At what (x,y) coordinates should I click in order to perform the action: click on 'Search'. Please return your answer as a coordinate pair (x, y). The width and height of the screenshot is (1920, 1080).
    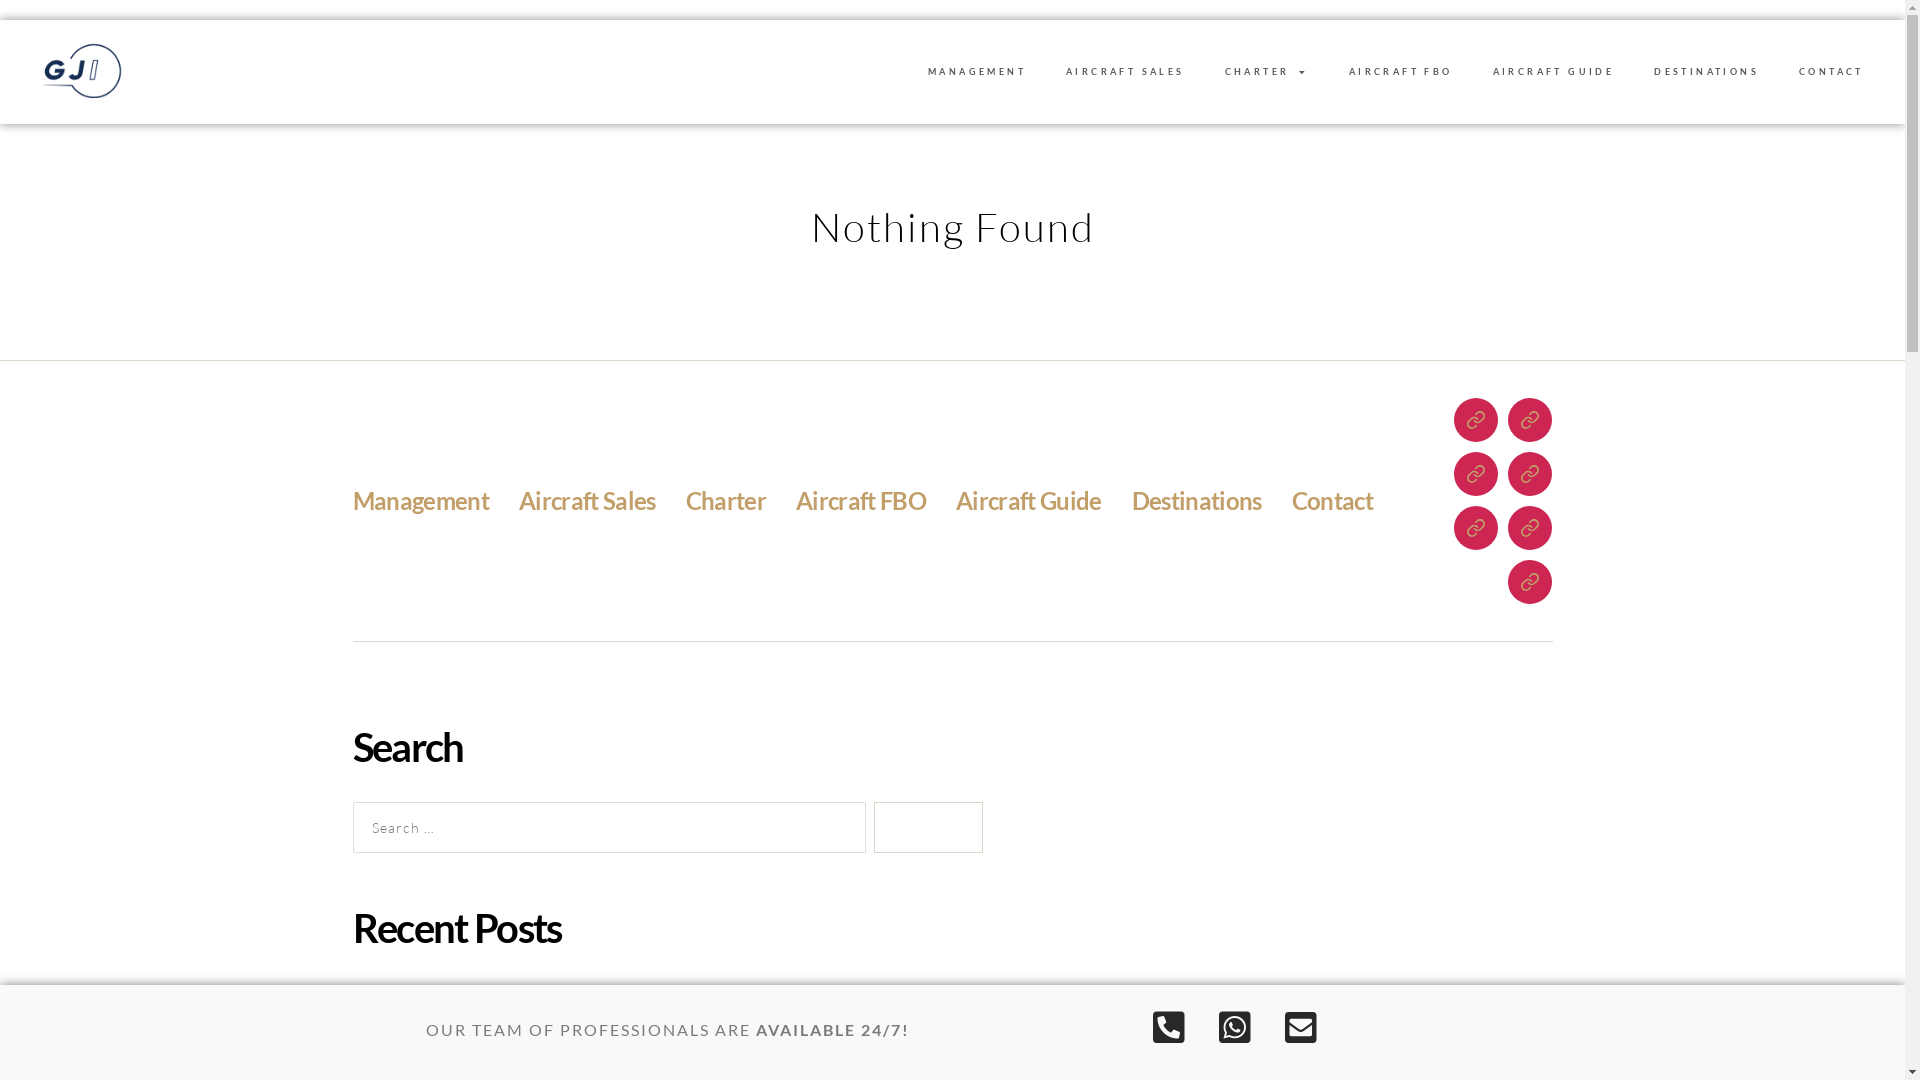
    Looking at the image, I should click on (926, 828).